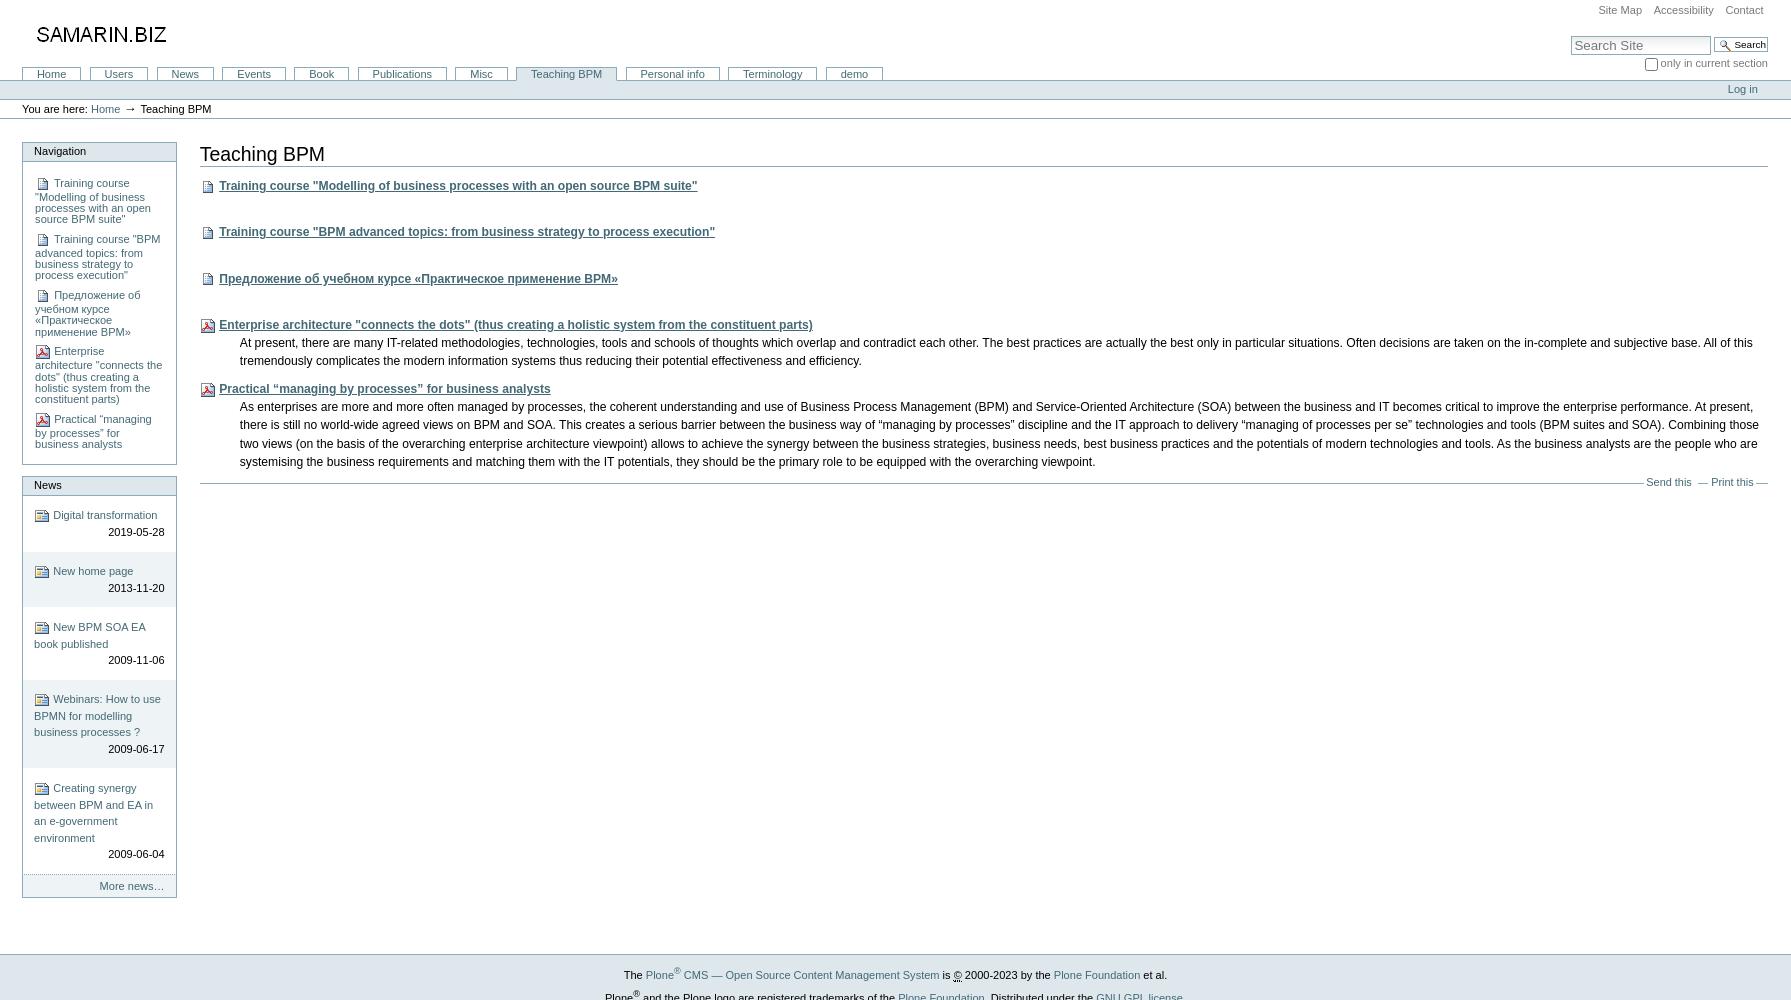  I want to click on 'Book', so click(321, 73).